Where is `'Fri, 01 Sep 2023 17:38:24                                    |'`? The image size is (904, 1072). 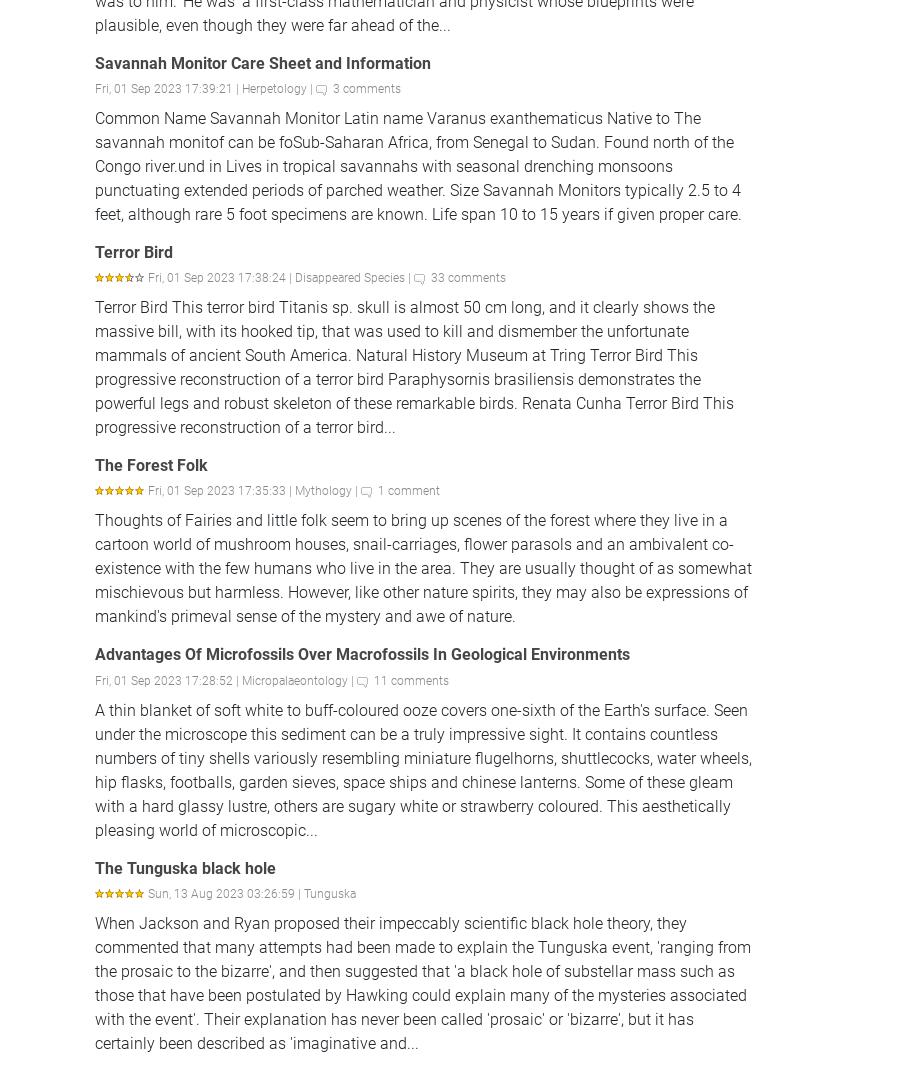 'Fri, 01 Sep 2023 17:38:24                                    |' is located at coordinates (221, 276).